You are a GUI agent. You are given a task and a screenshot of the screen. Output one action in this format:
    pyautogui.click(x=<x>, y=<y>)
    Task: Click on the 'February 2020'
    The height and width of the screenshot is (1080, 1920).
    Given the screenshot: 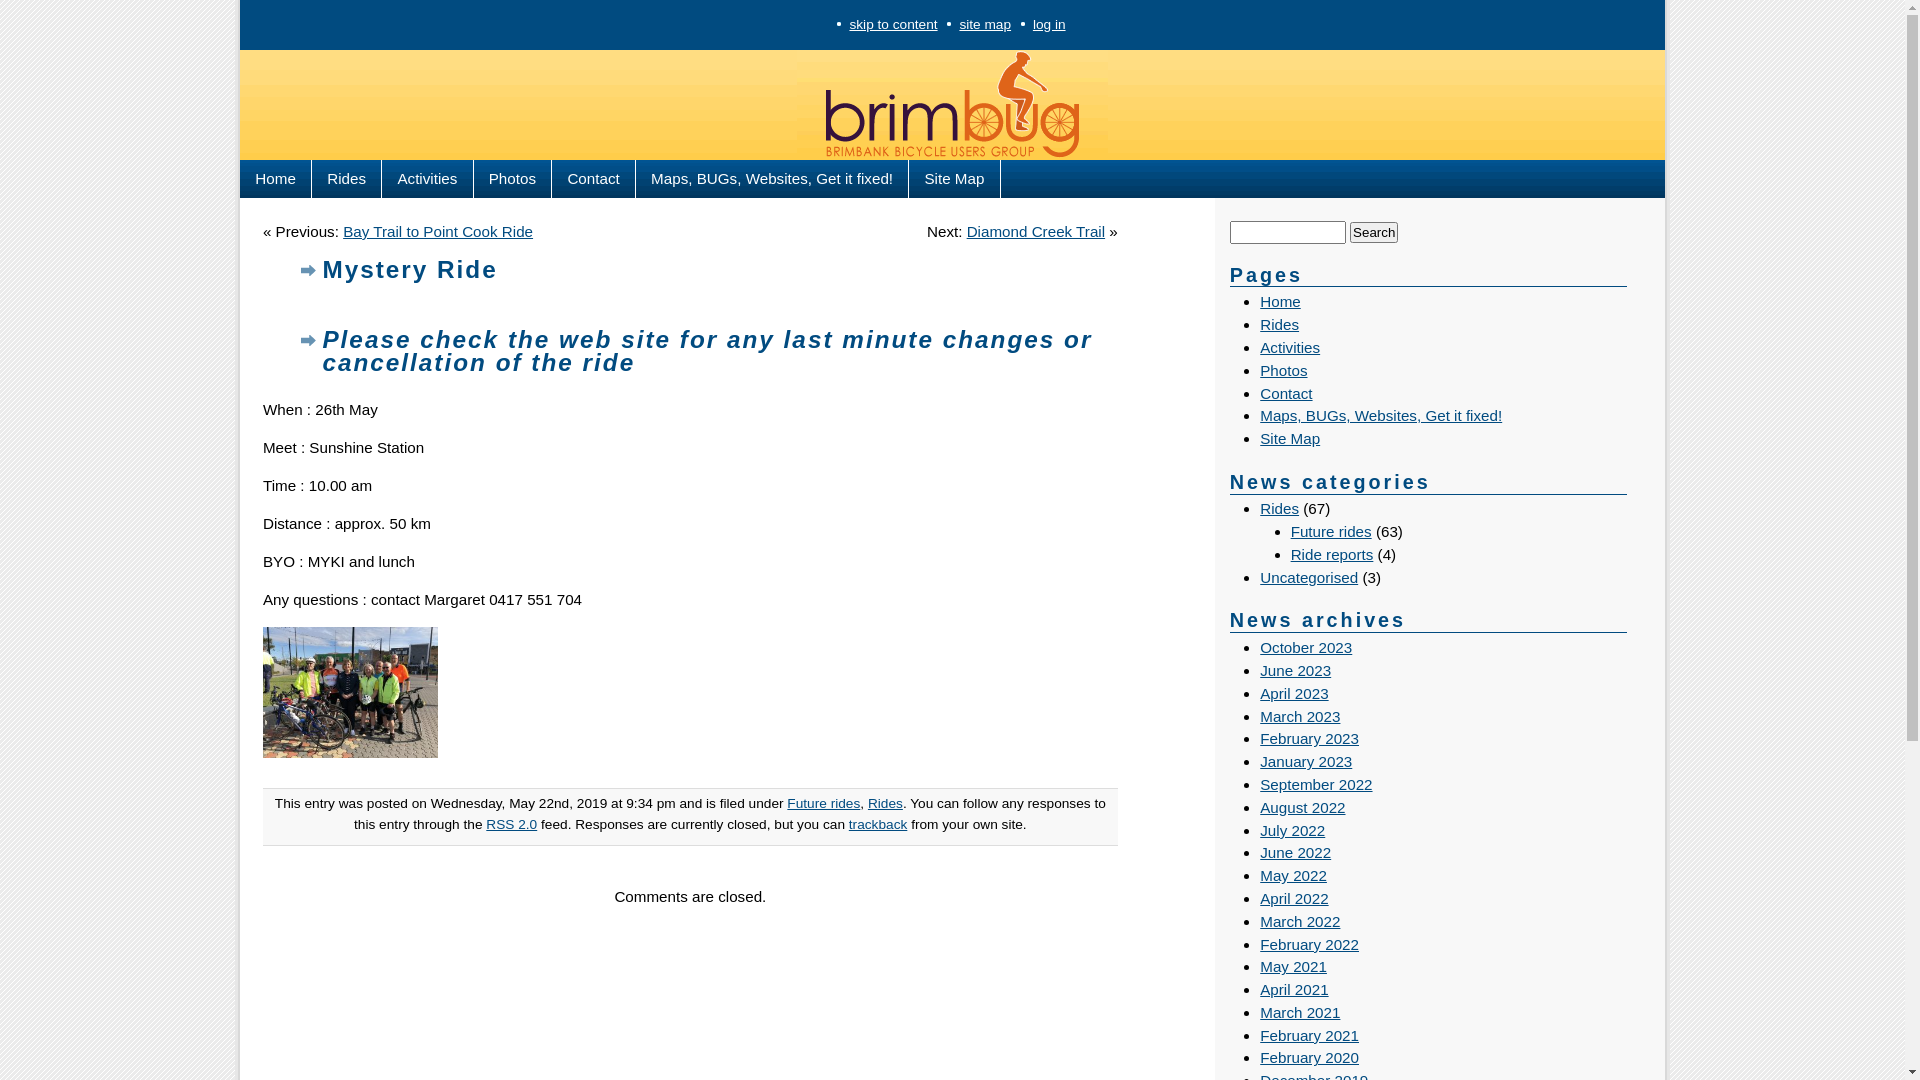 What is the action you would take?
    pyautogui.click(x=1309, y=1056)
    